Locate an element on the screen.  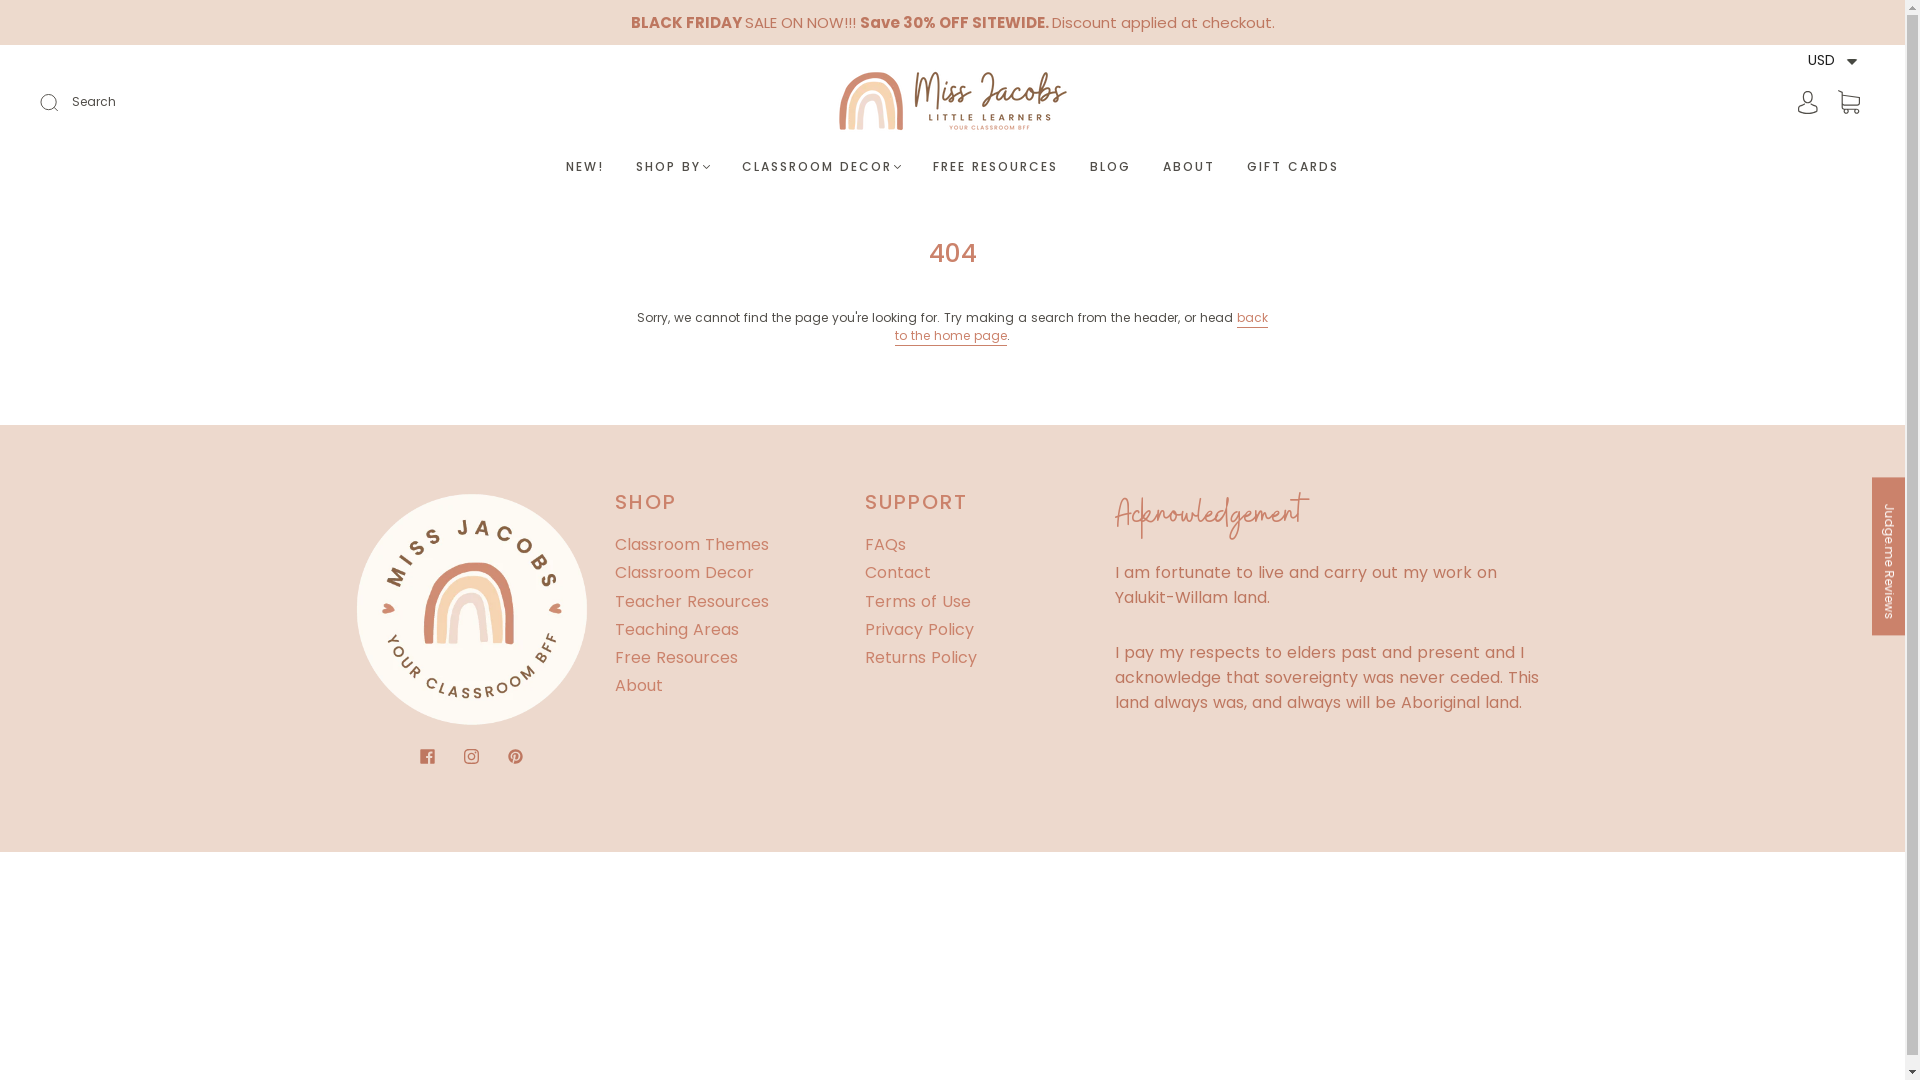
'Privacy Policy' is located at coordinates (864, 628).